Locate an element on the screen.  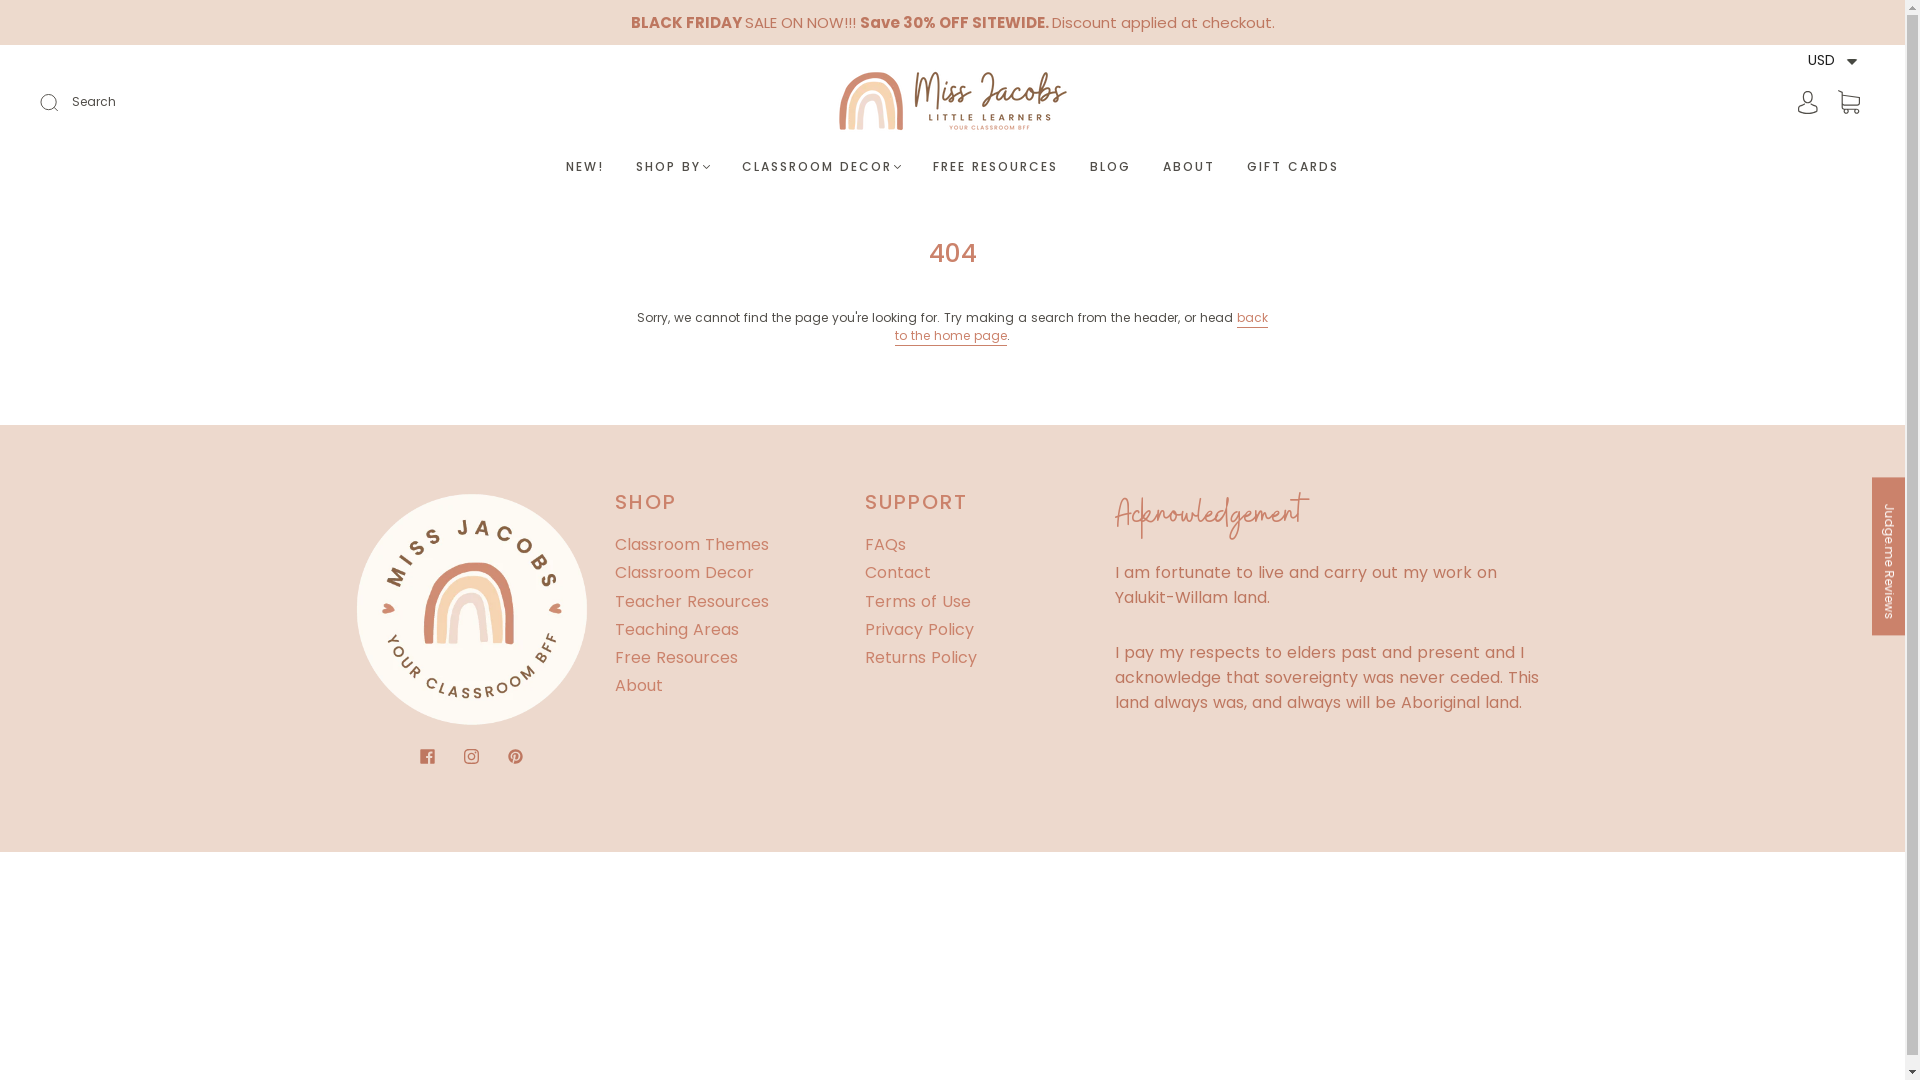
'Privacy Policy' is located at coordinates (864, 628).